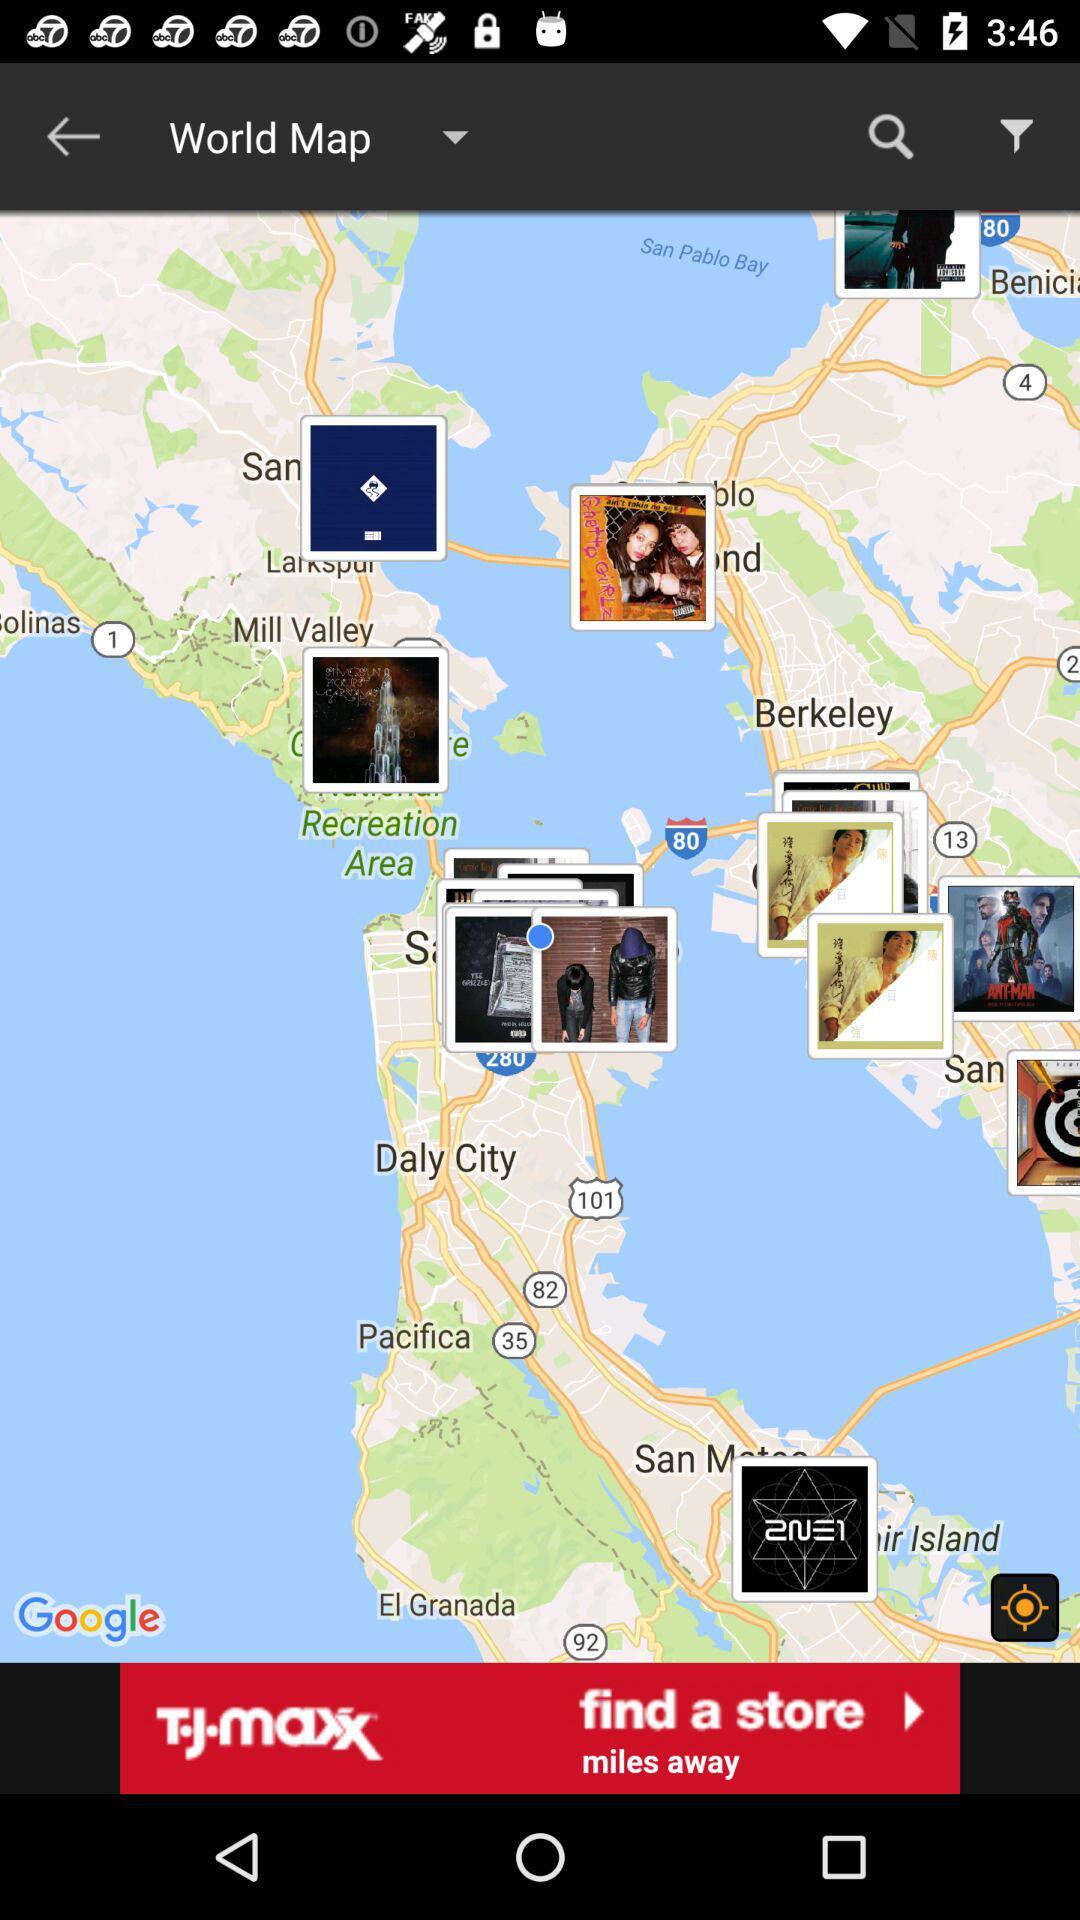  I want to click on the icon next to the world map icon, so click(72, 135).